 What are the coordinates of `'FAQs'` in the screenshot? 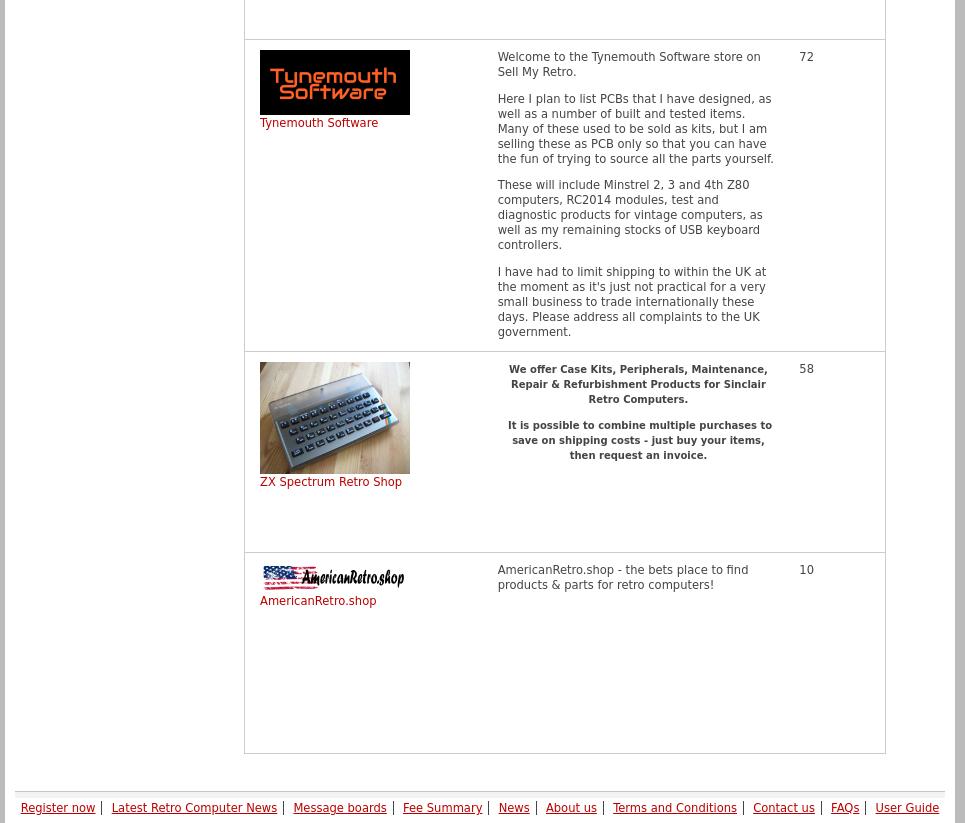 It's located at (843, 807).